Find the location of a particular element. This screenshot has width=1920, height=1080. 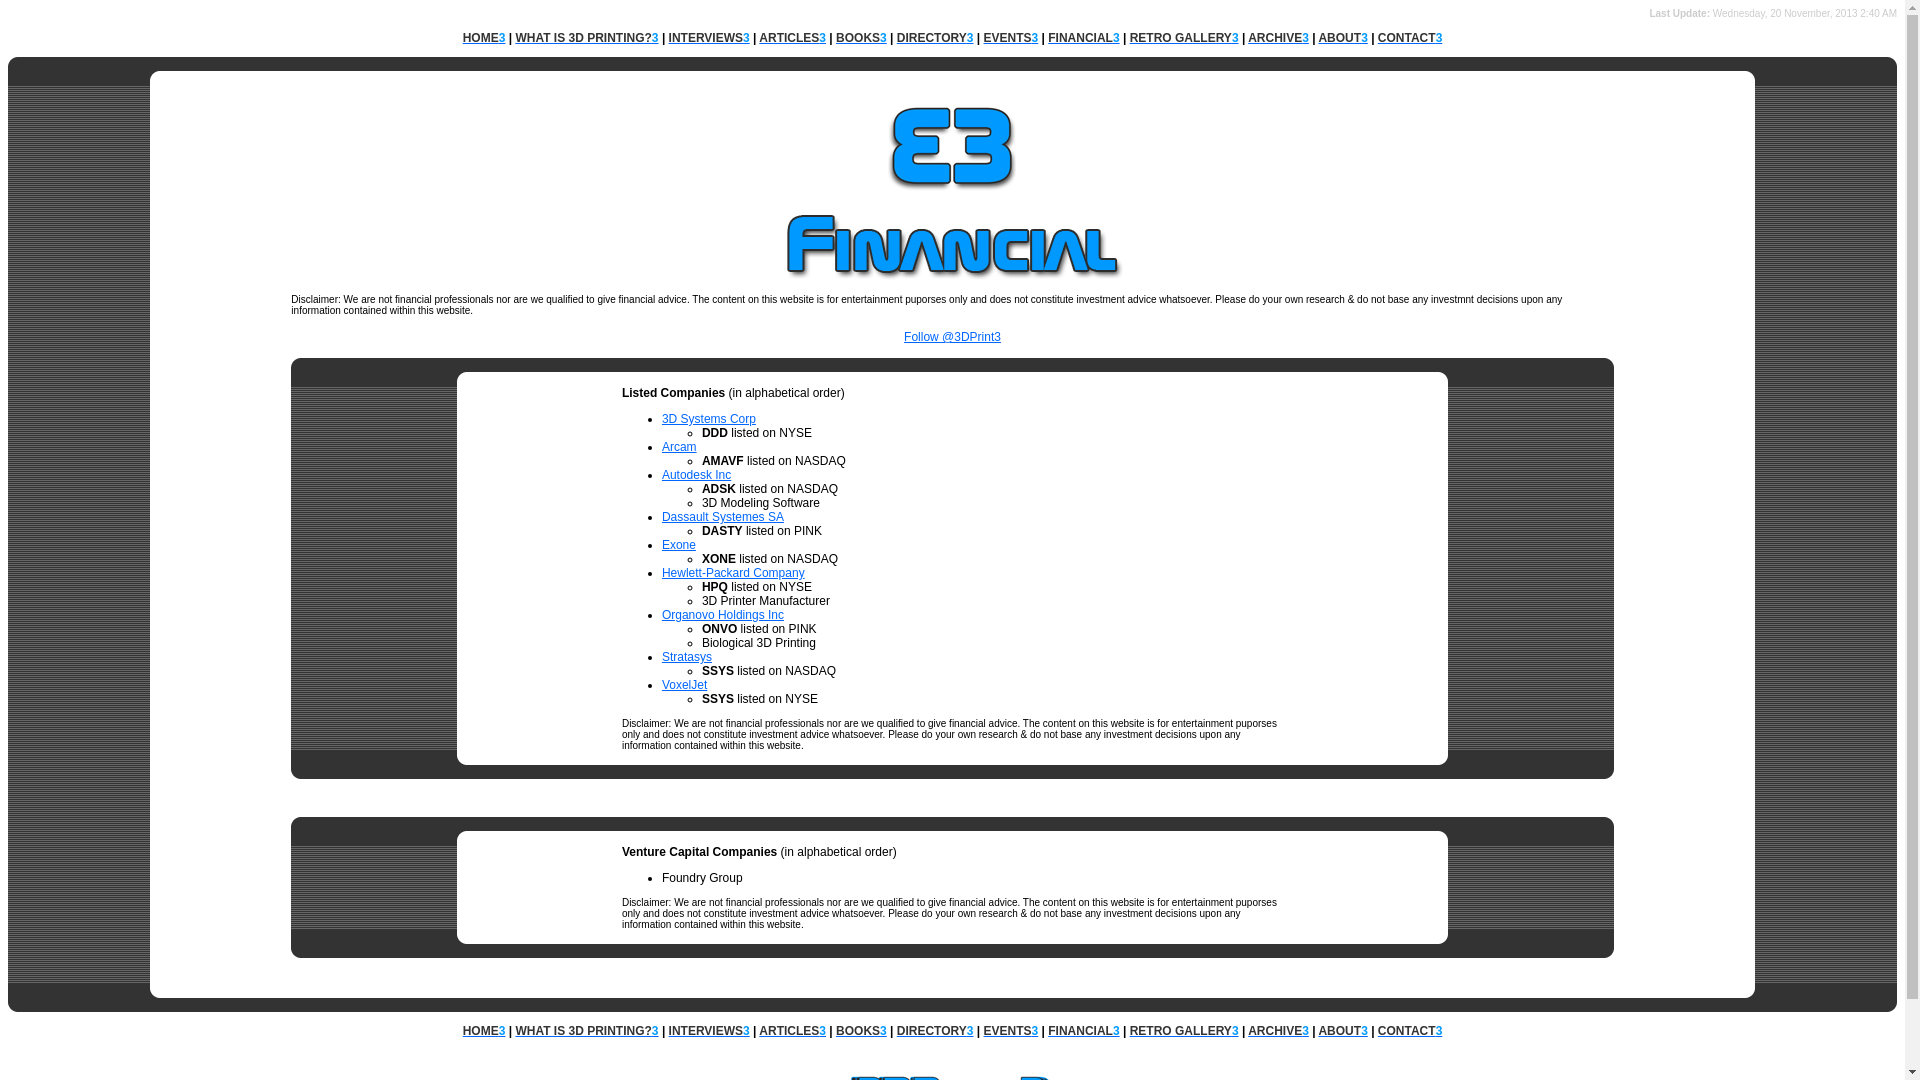

'BOOKS3' is located at coordinates (861, 38).